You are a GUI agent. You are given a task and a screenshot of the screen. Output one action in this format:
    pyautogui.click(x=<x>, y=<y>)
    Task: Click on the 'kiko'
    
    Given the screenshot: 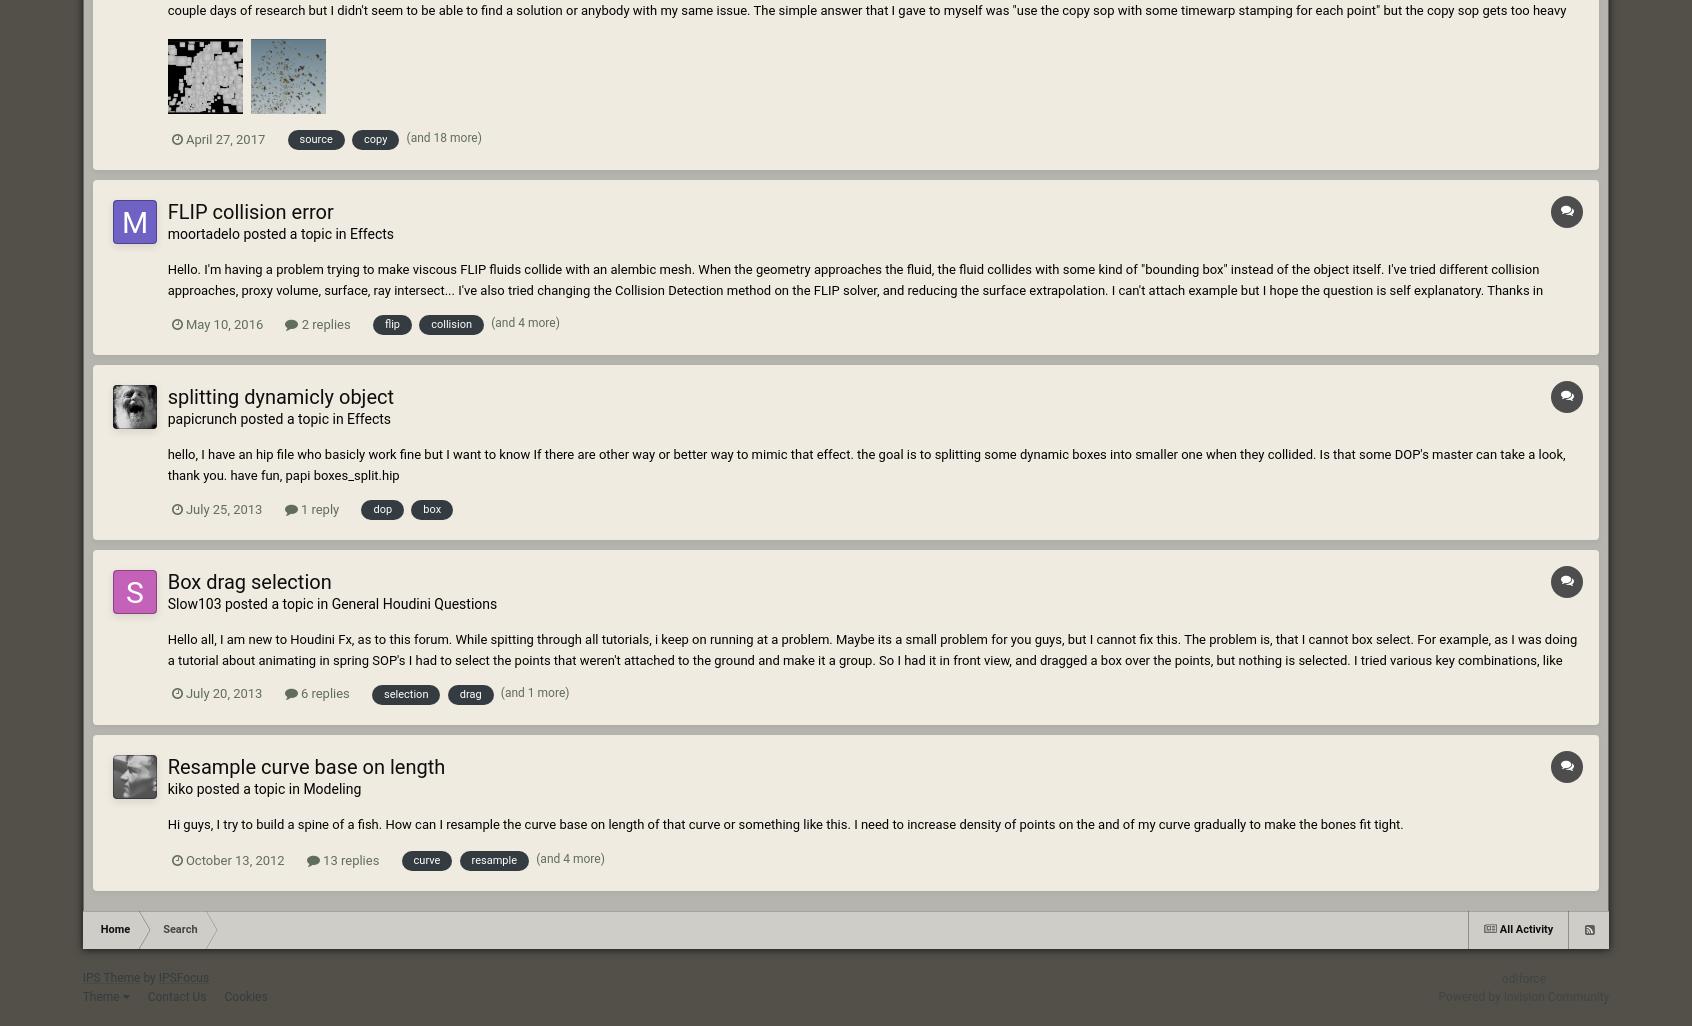 What is the action you would take?
    pyautogui.click(x=179, y=786)
    